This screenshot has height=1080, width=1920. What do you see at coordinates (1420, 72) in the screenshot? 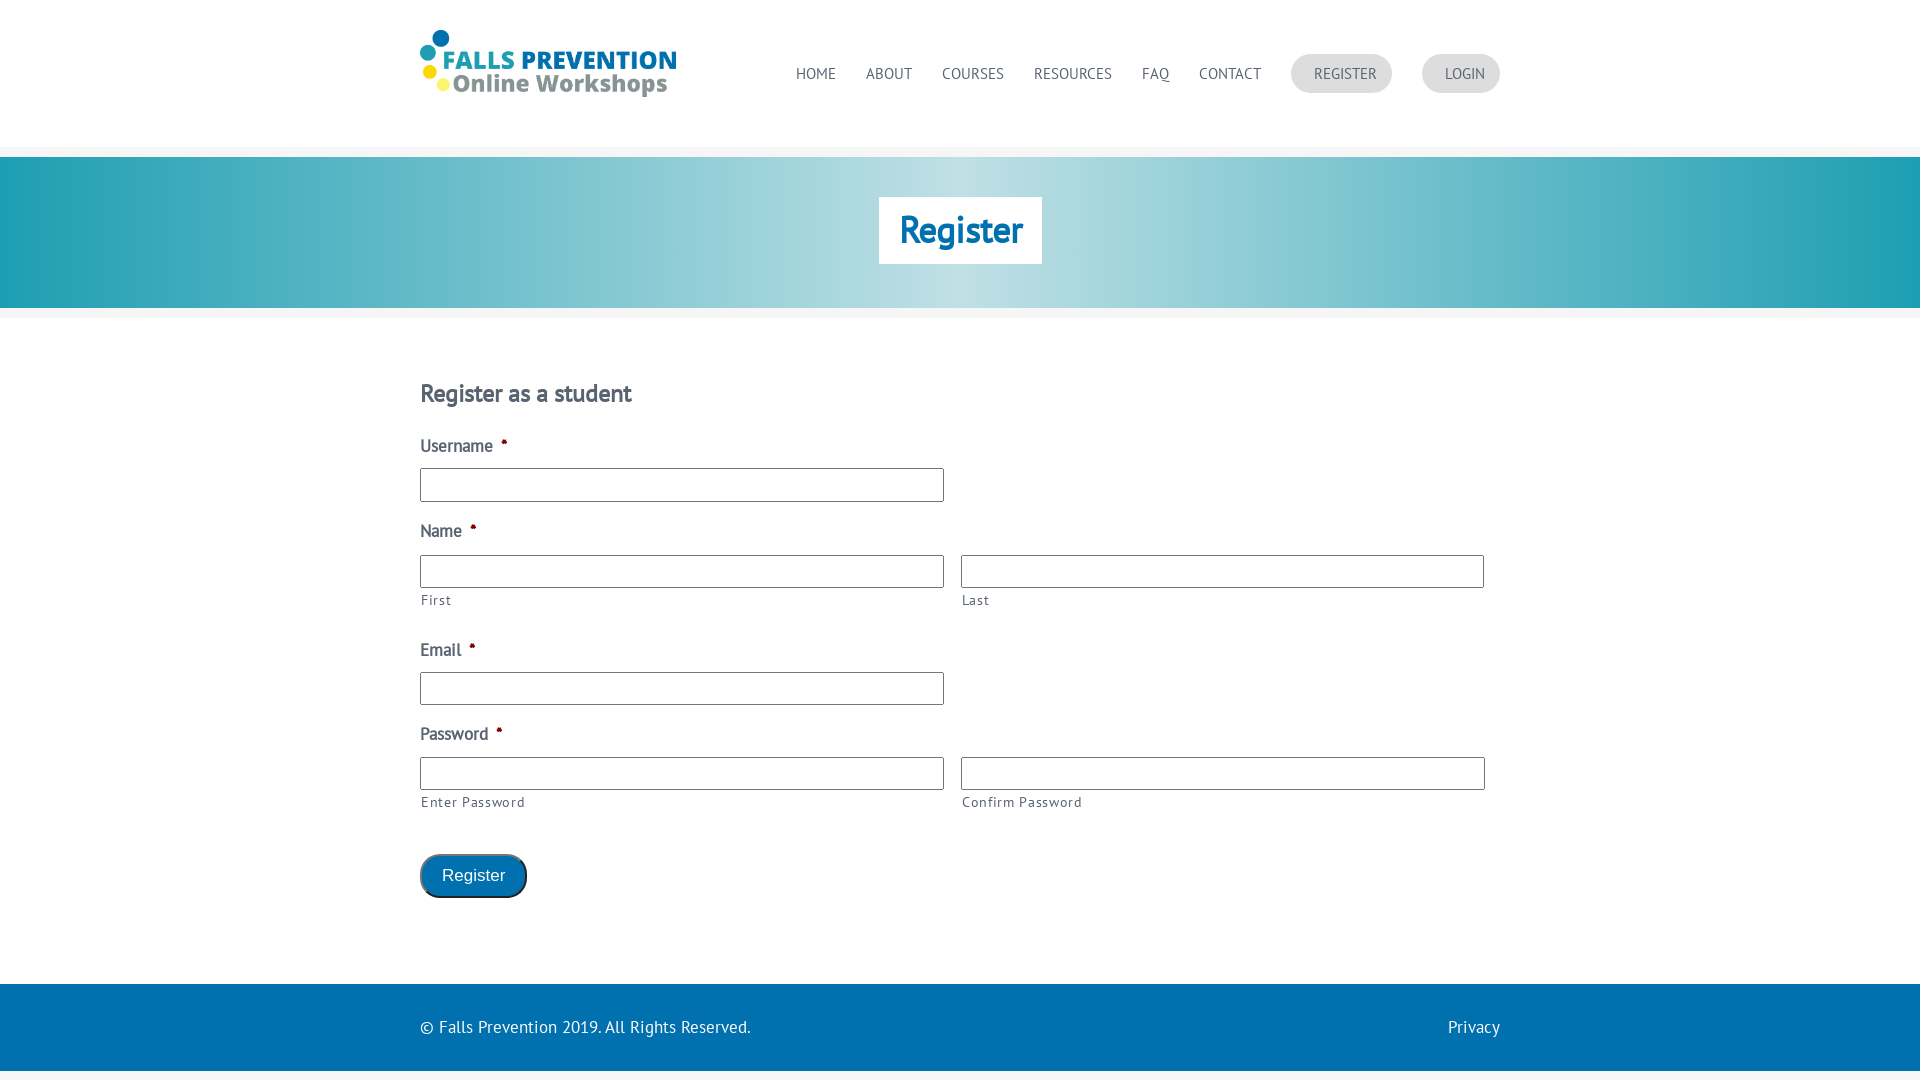
I see `'LOGIN'` at bounding box center [1420, 72].